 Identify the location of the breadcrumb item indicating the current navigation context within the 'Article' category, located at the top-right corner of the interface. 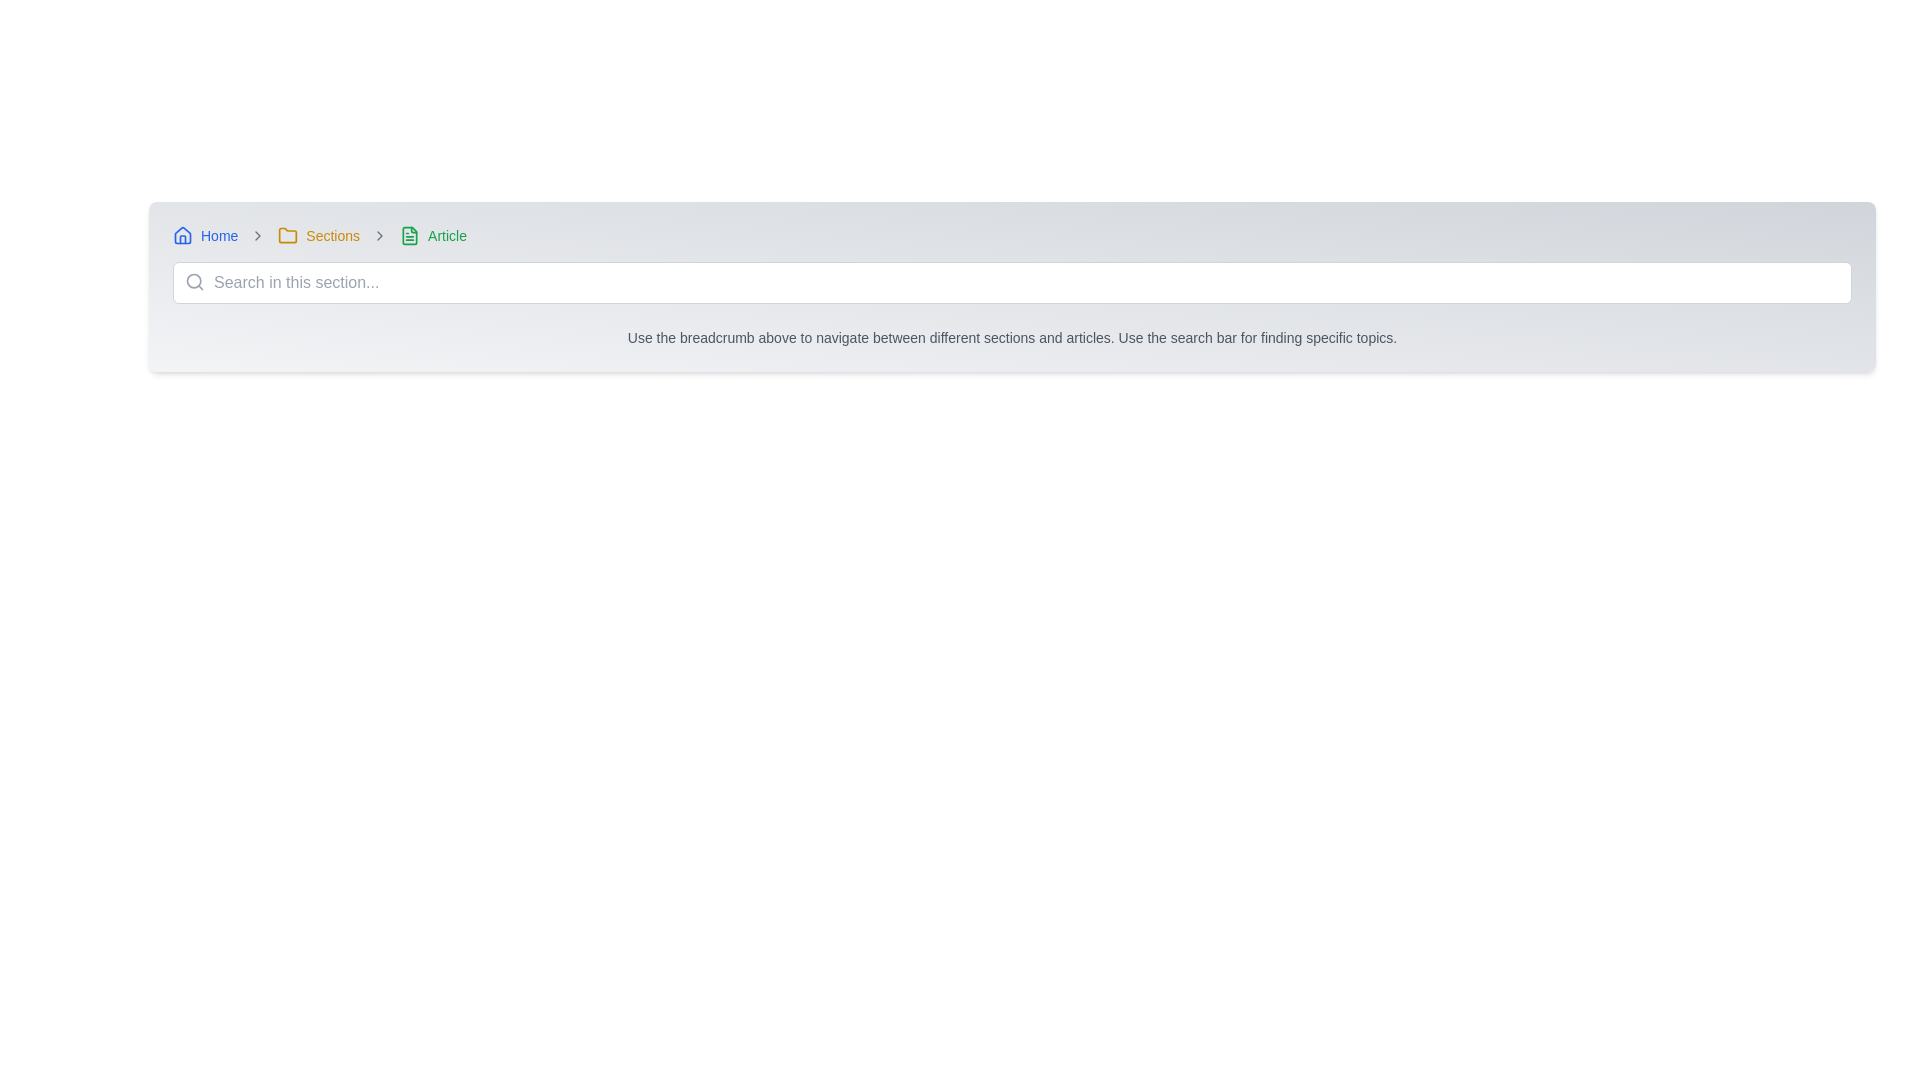
(432, 234).